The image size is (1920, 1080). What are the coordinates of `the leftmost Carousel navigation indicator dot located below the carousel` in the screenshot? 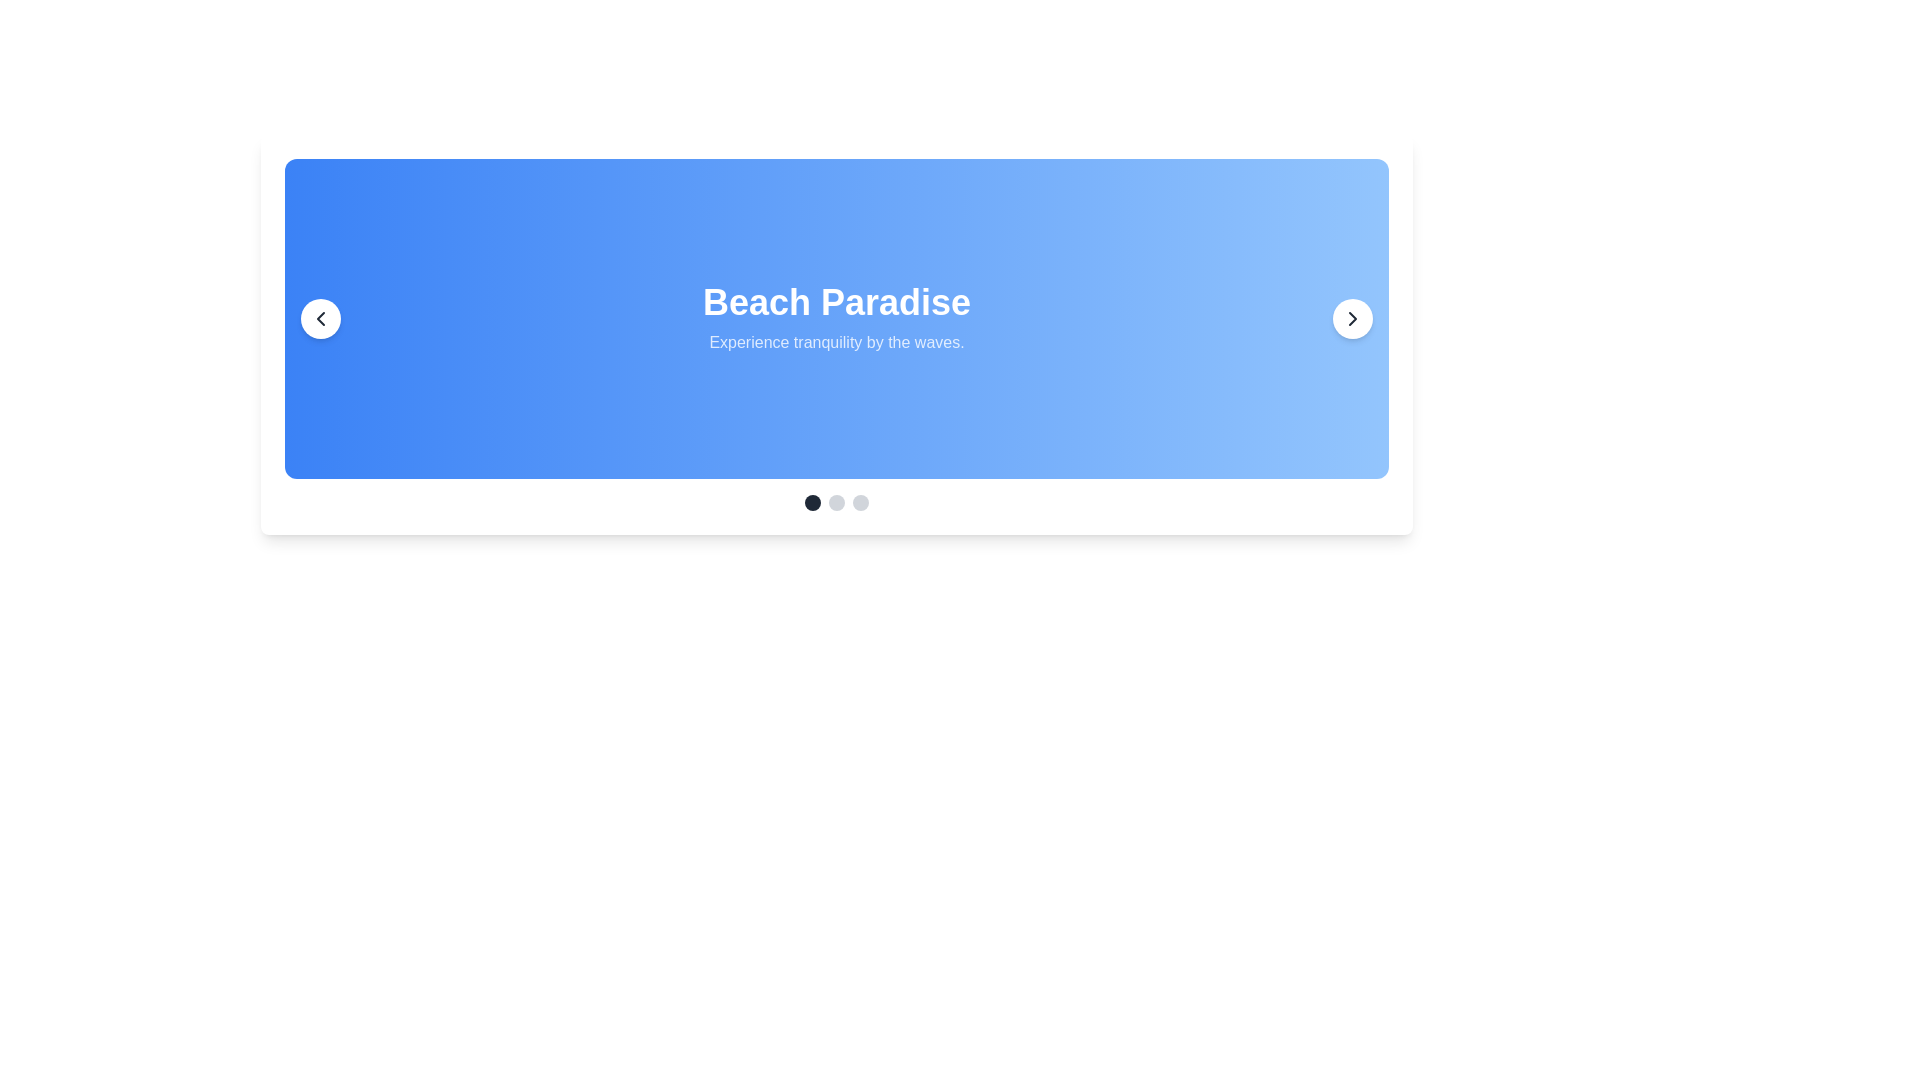 It's located at (812, 501).